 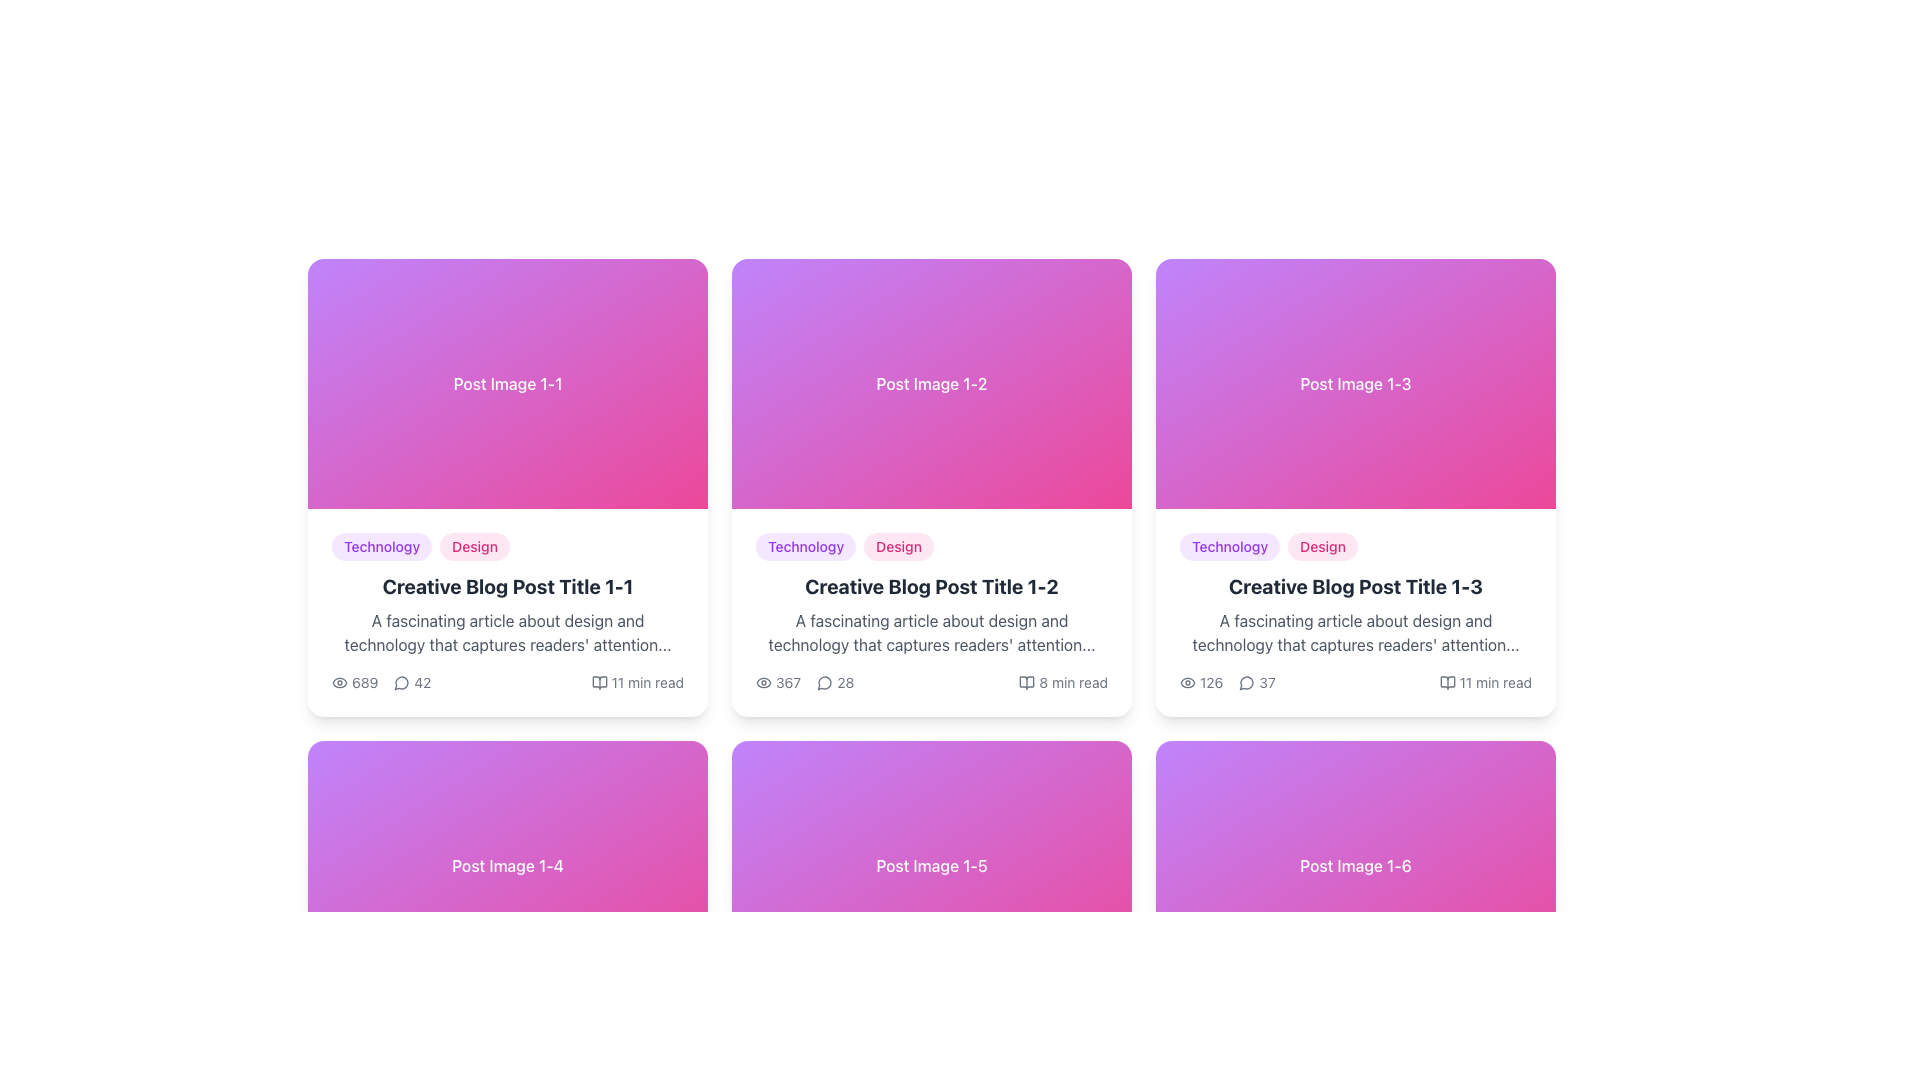 What do you see at coordinates (508, 384) in the screenshot?
I see `the visual appeal of the image placeholder located in the upper section of the first card in the first row of the grid layout, which is directly above the text 'Creative Blog Post Title 1-1'` at bounding box center [508, 384].